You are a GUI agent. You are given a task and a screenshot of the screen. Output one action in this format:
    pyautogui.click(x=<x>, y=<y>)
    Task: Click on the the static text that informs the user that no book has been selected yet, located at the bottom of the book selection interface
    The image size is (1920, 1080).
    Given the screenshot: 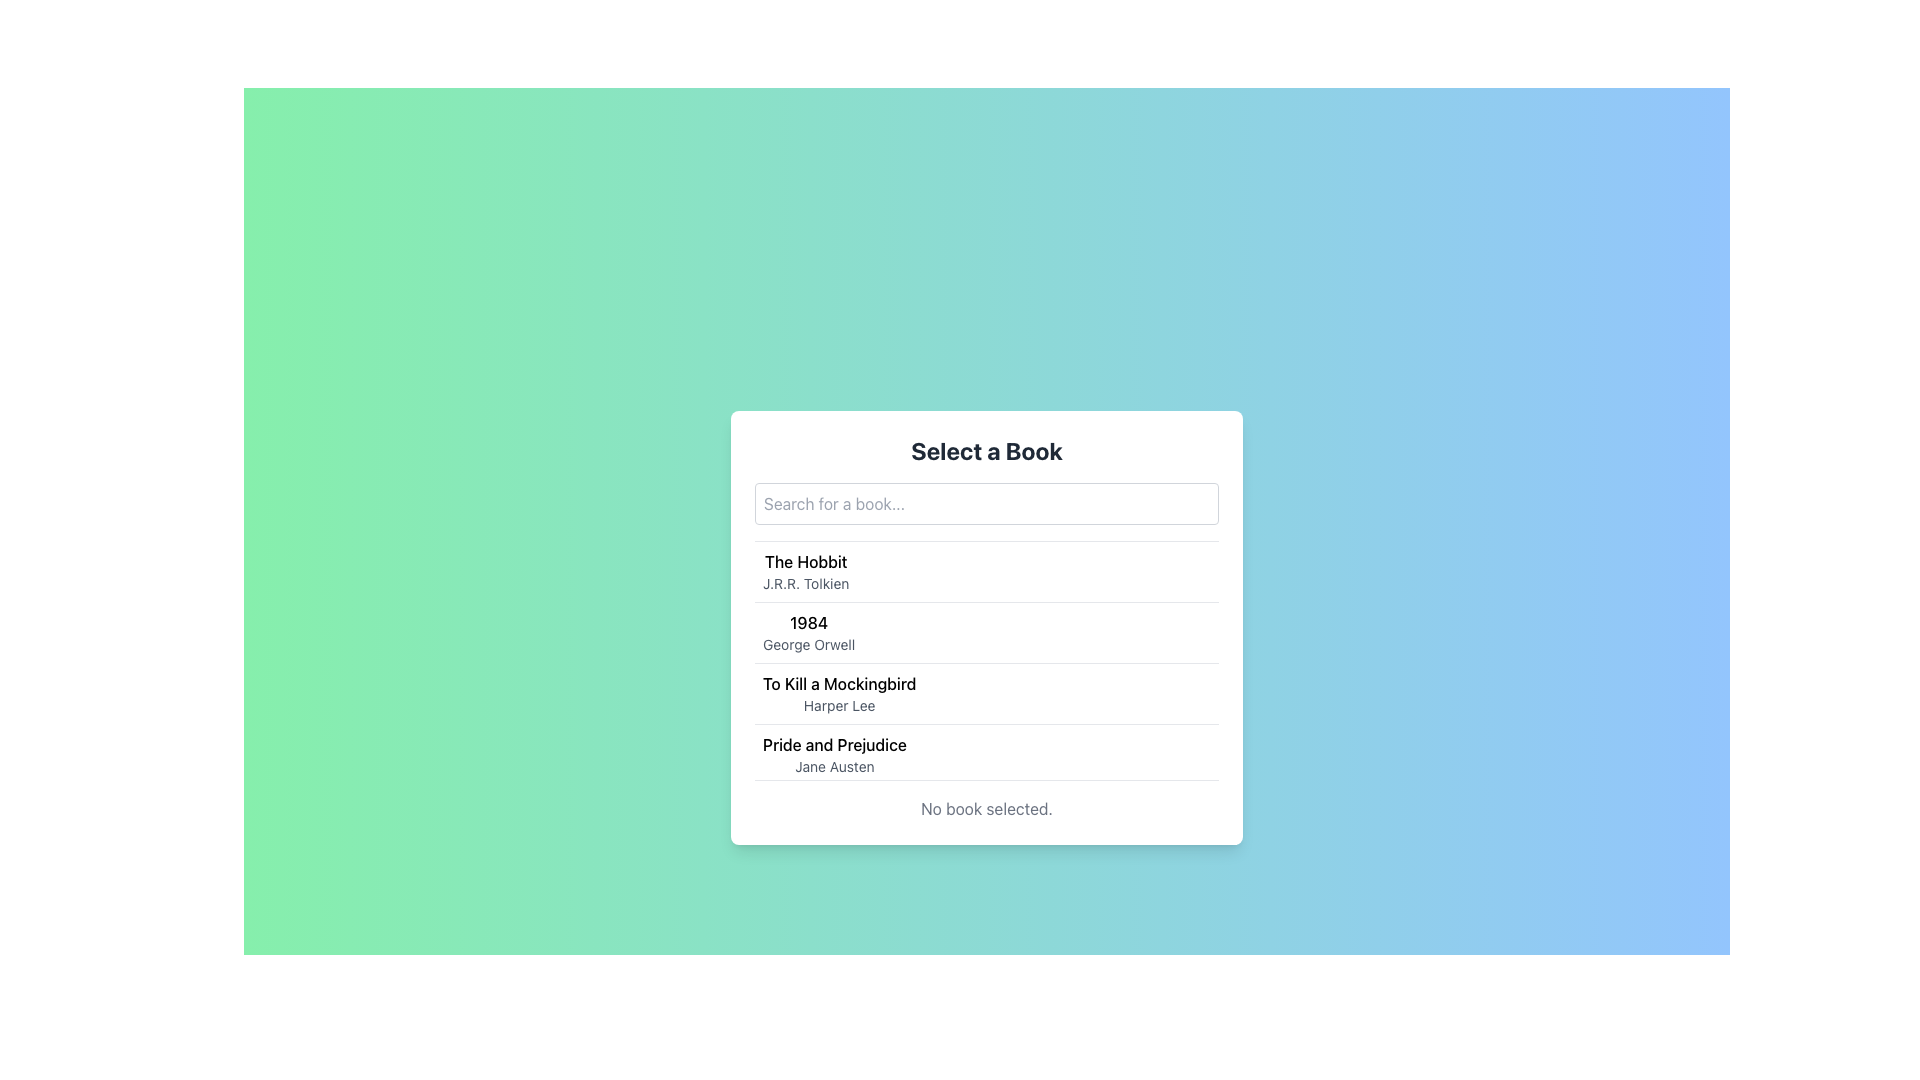 What is the action you would take?
    pyautogui.click(x=987, y=808)
    